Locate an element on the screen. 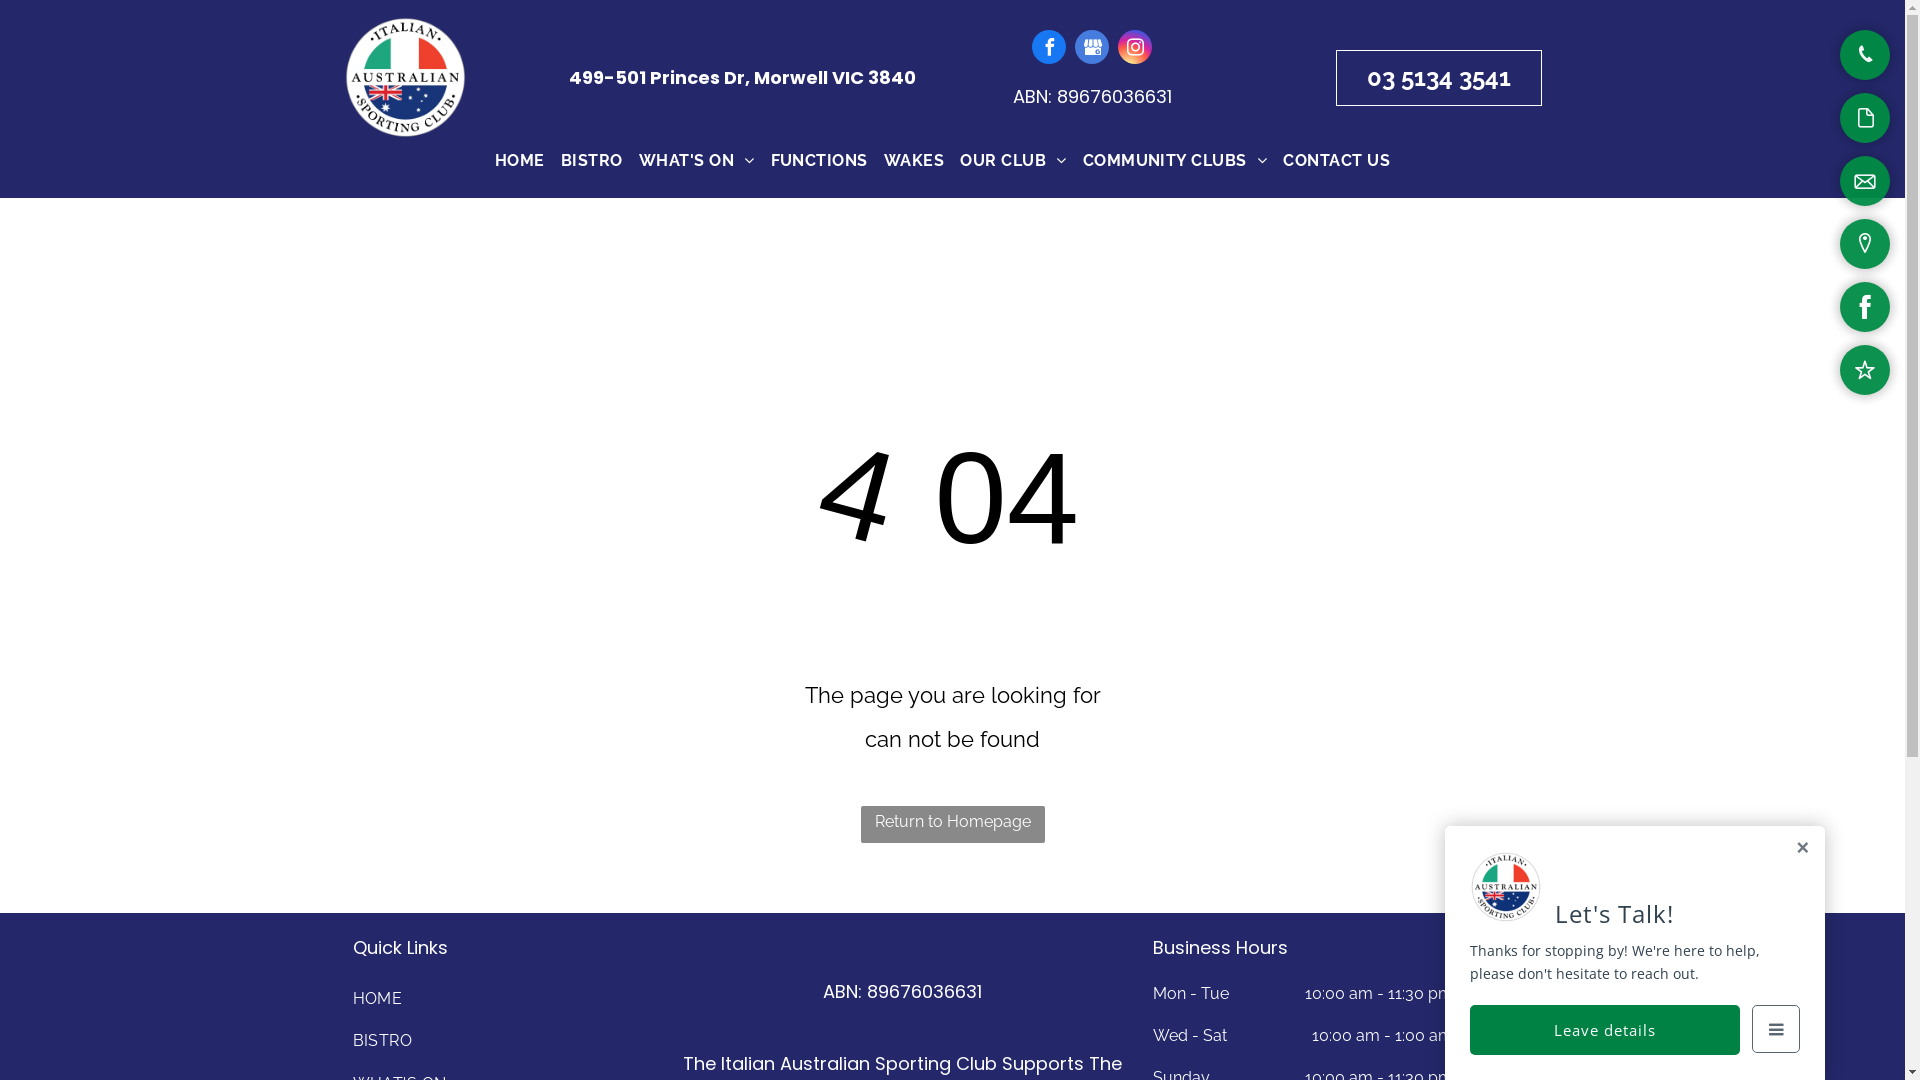 The width and height of the screenshot is (1920, 1080). 'CONTACT US' is located at coordinates (1336, 160).